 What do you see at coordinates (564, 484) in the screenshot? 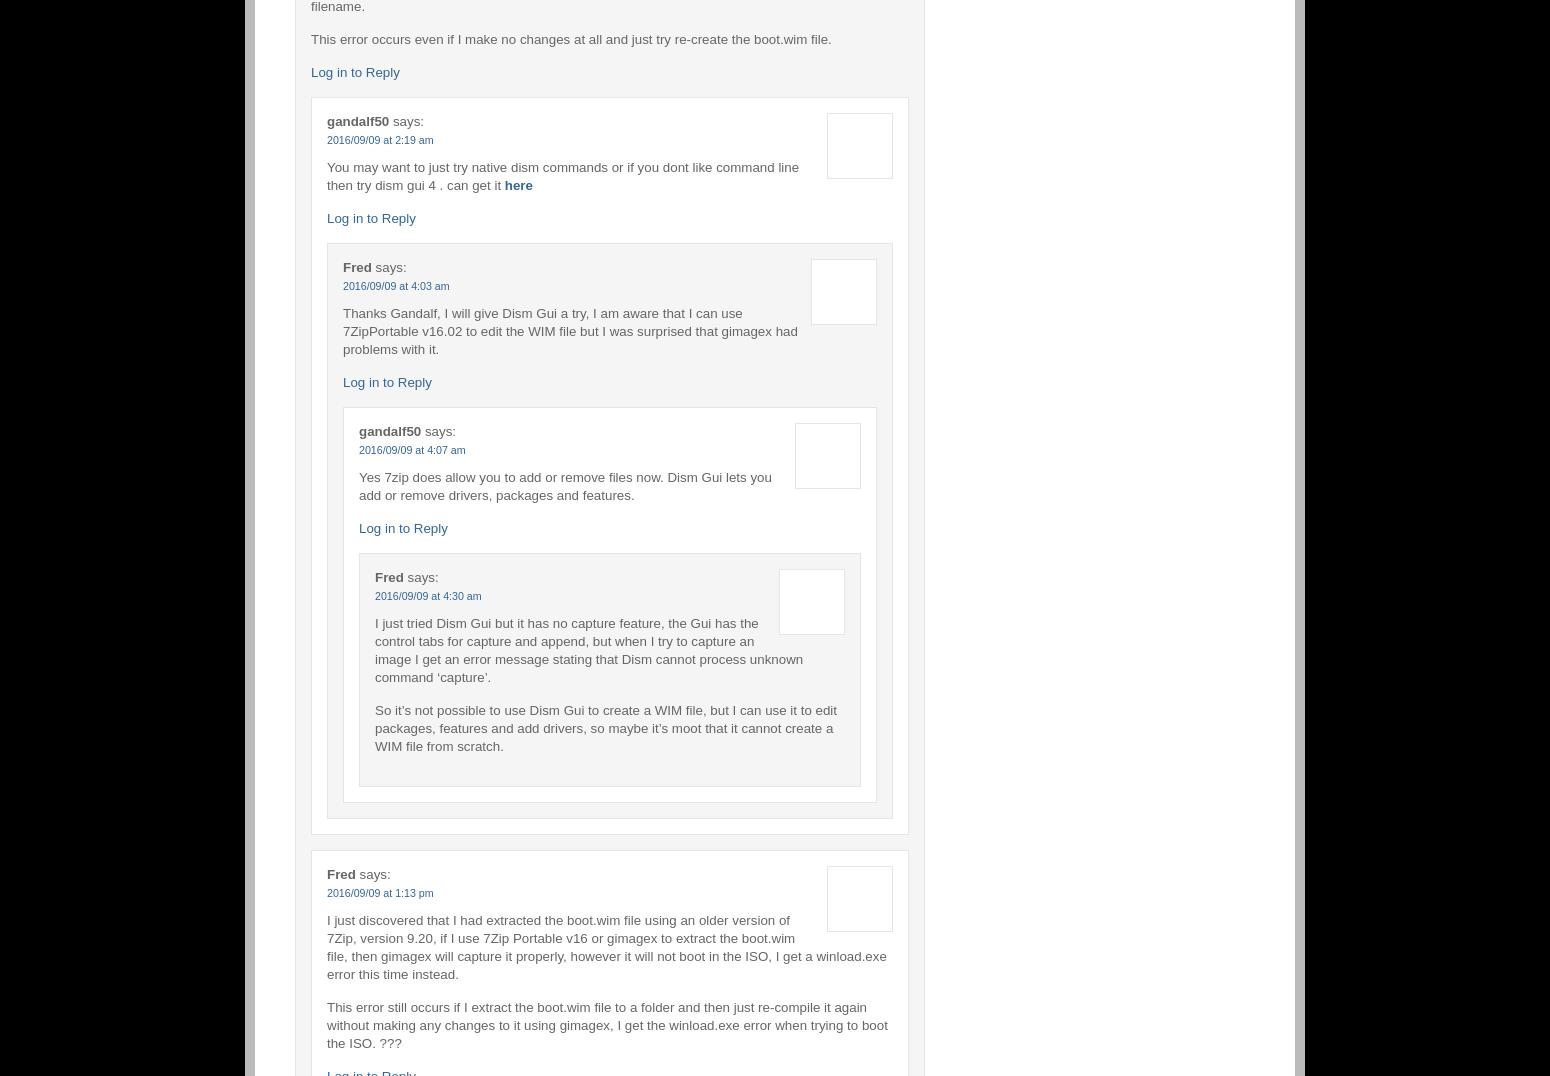
I see `'Yes 7zip does allow you to add or remove files now. Dism Gui  lets you add or remove drivers, packages and features.'` at bounding box center [564, 484].